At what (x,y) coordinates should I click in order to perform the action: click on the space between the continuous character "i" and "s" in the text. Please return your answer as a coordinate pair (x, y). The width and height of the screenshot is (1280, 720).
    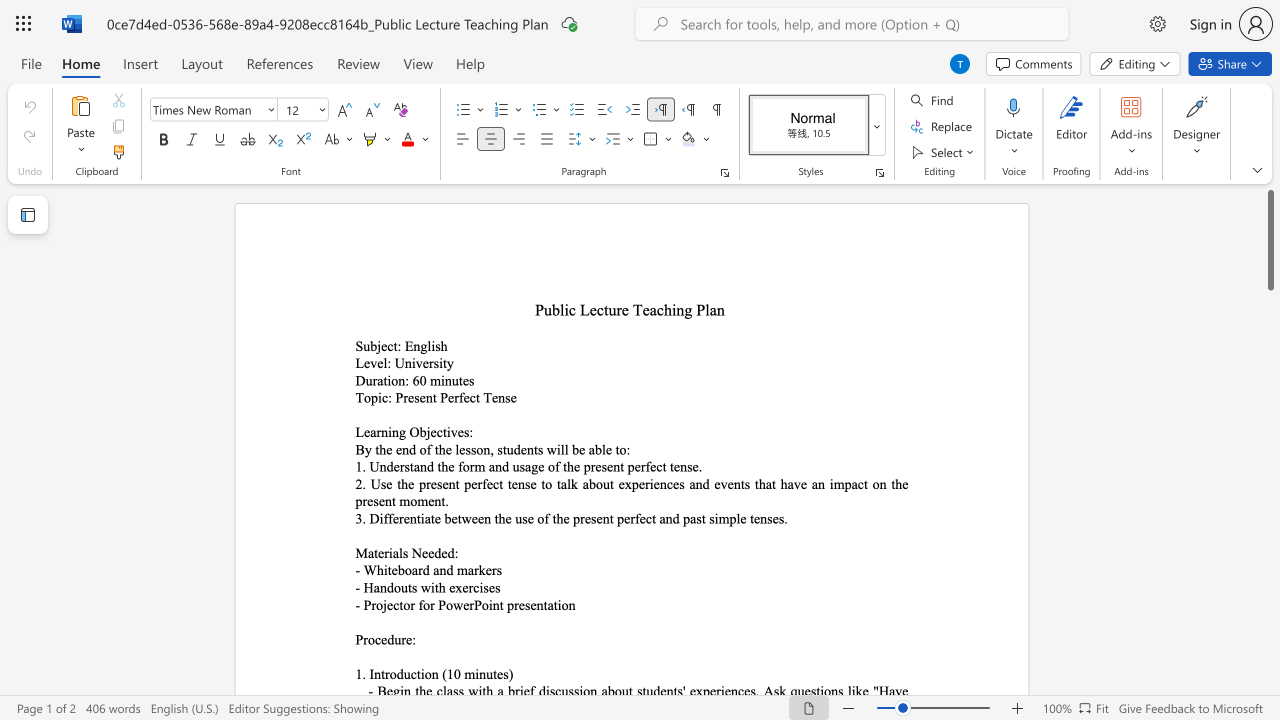
    Looking at the image, I should click on (434, 345).